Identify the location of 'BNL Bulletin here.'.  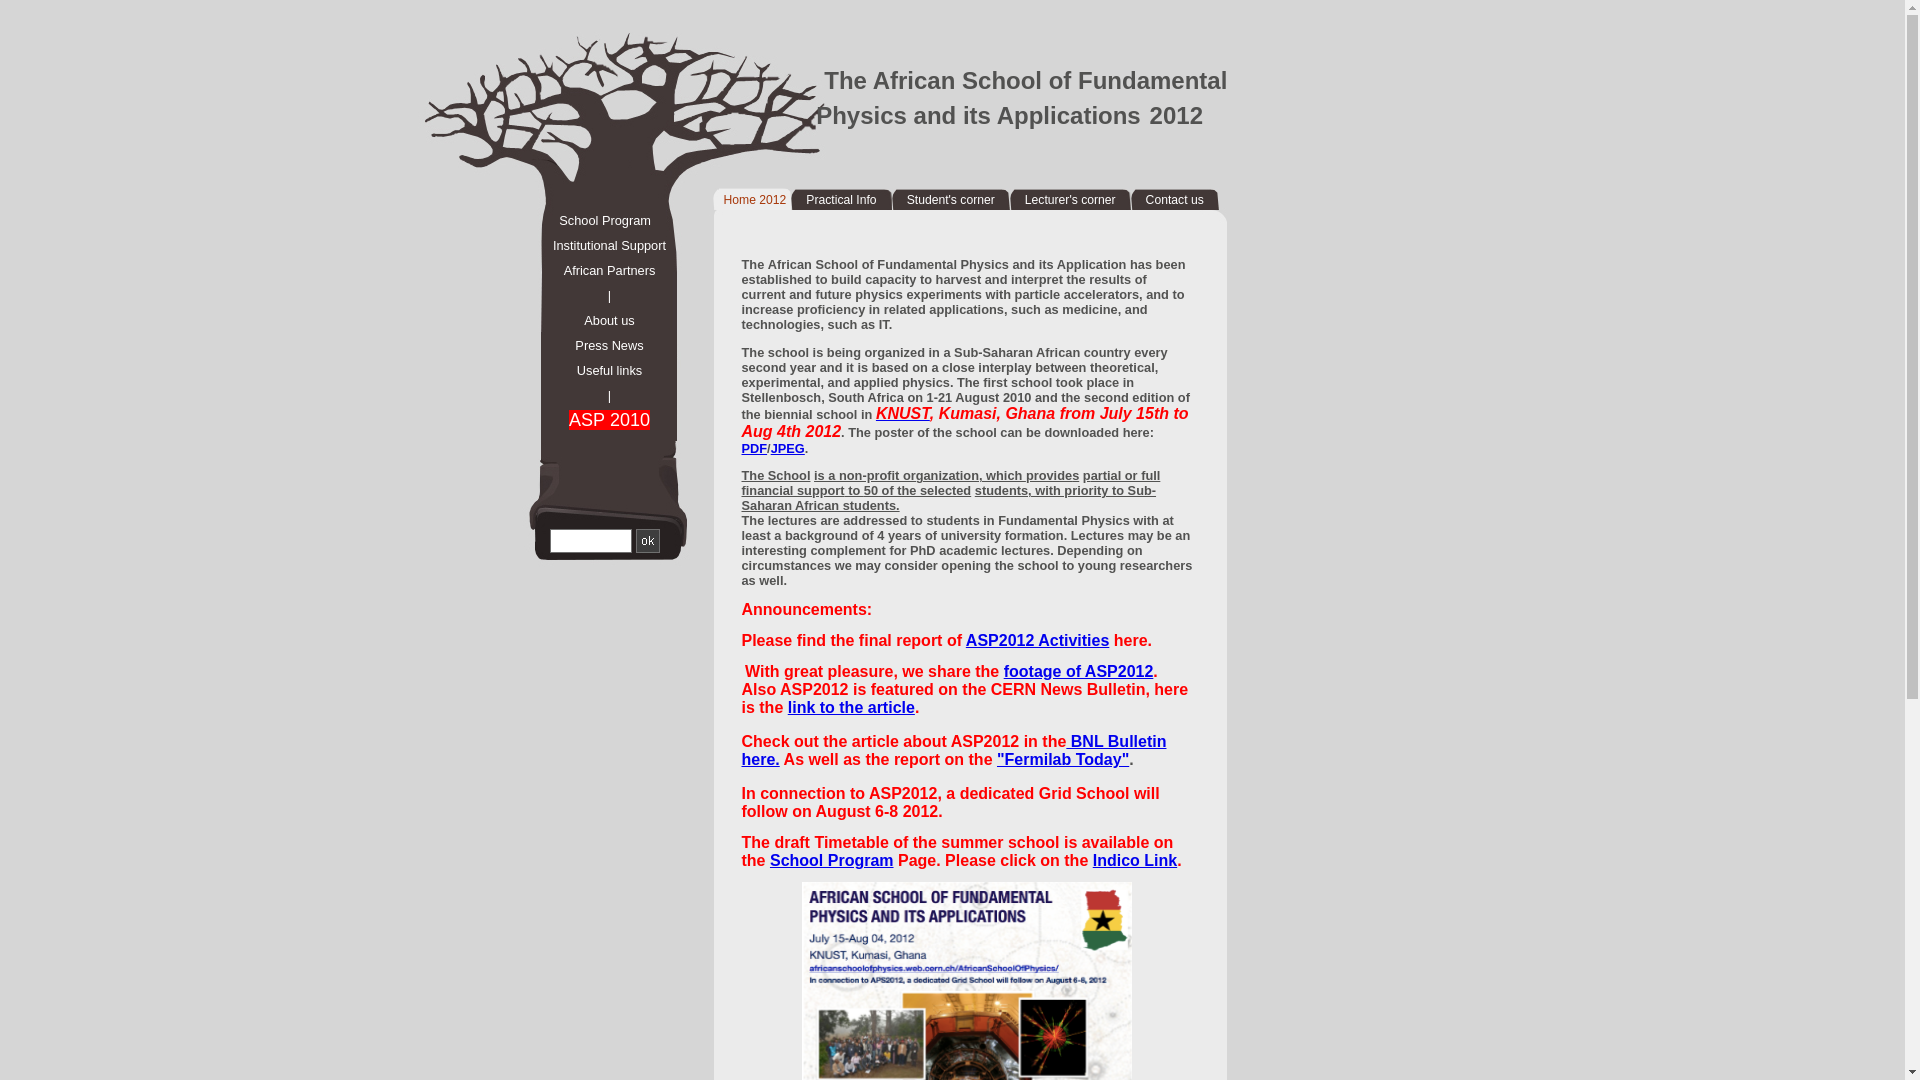
(953, 750).